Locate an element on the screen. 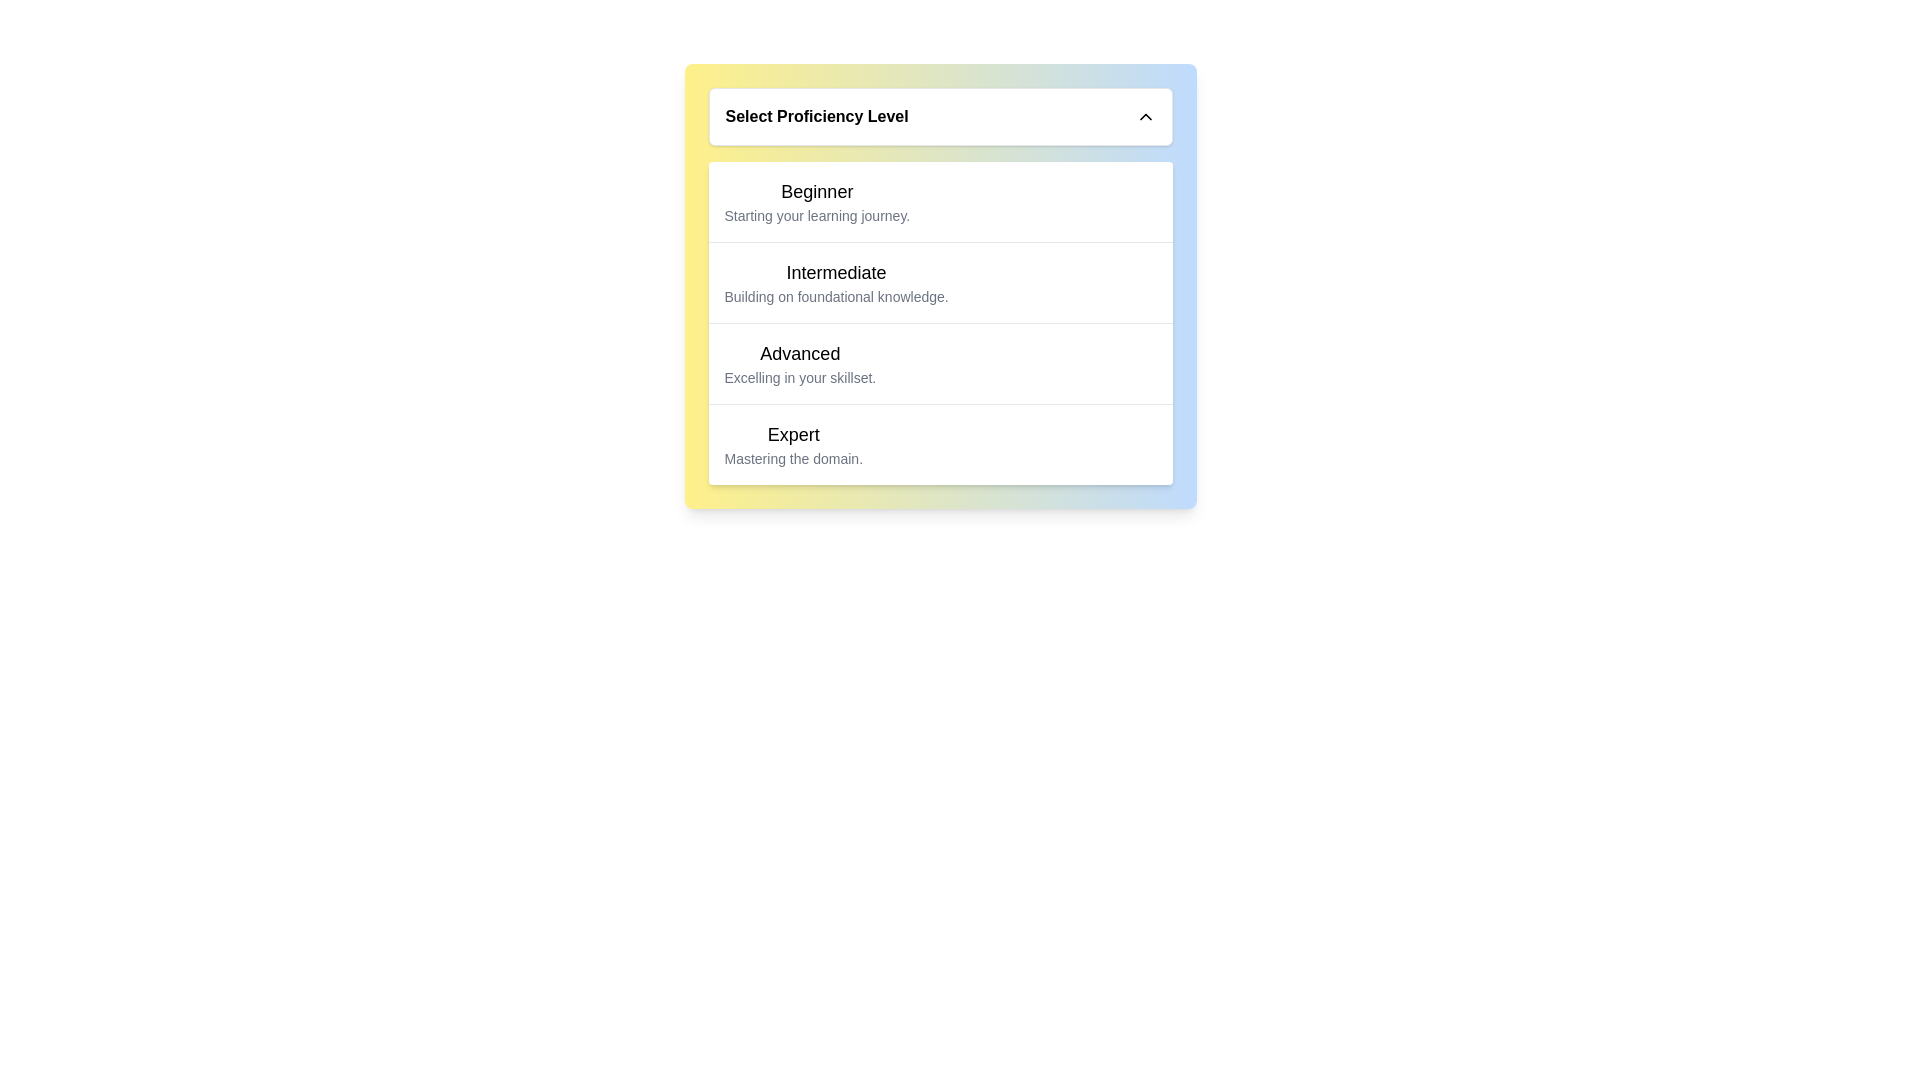 This screenshot has width=1920, height=1080. the dropdown menu titled 'Select Proficiency Level', which features a gradient background and contains options including 'Intermediate' is located at coordinates (939, 286).